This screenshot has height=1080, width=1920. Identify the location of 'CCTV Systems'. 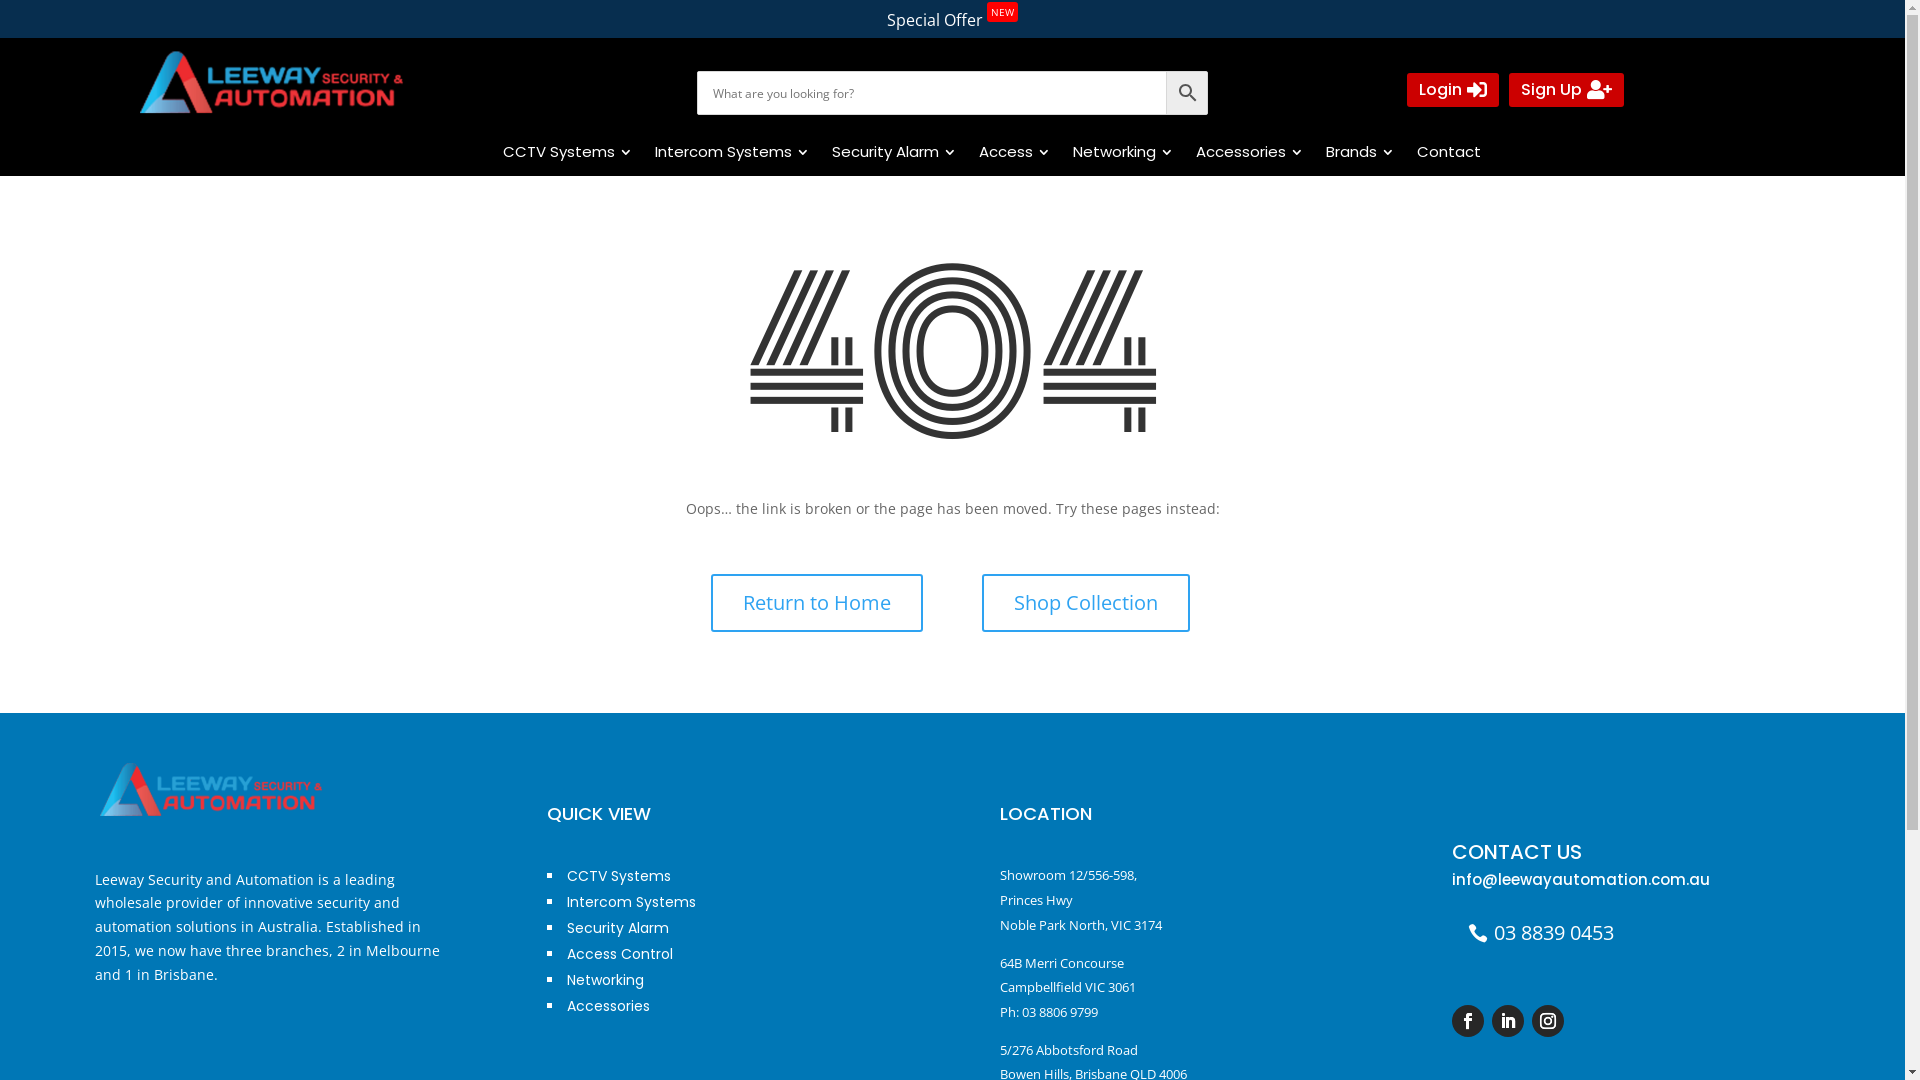
(565, 874).